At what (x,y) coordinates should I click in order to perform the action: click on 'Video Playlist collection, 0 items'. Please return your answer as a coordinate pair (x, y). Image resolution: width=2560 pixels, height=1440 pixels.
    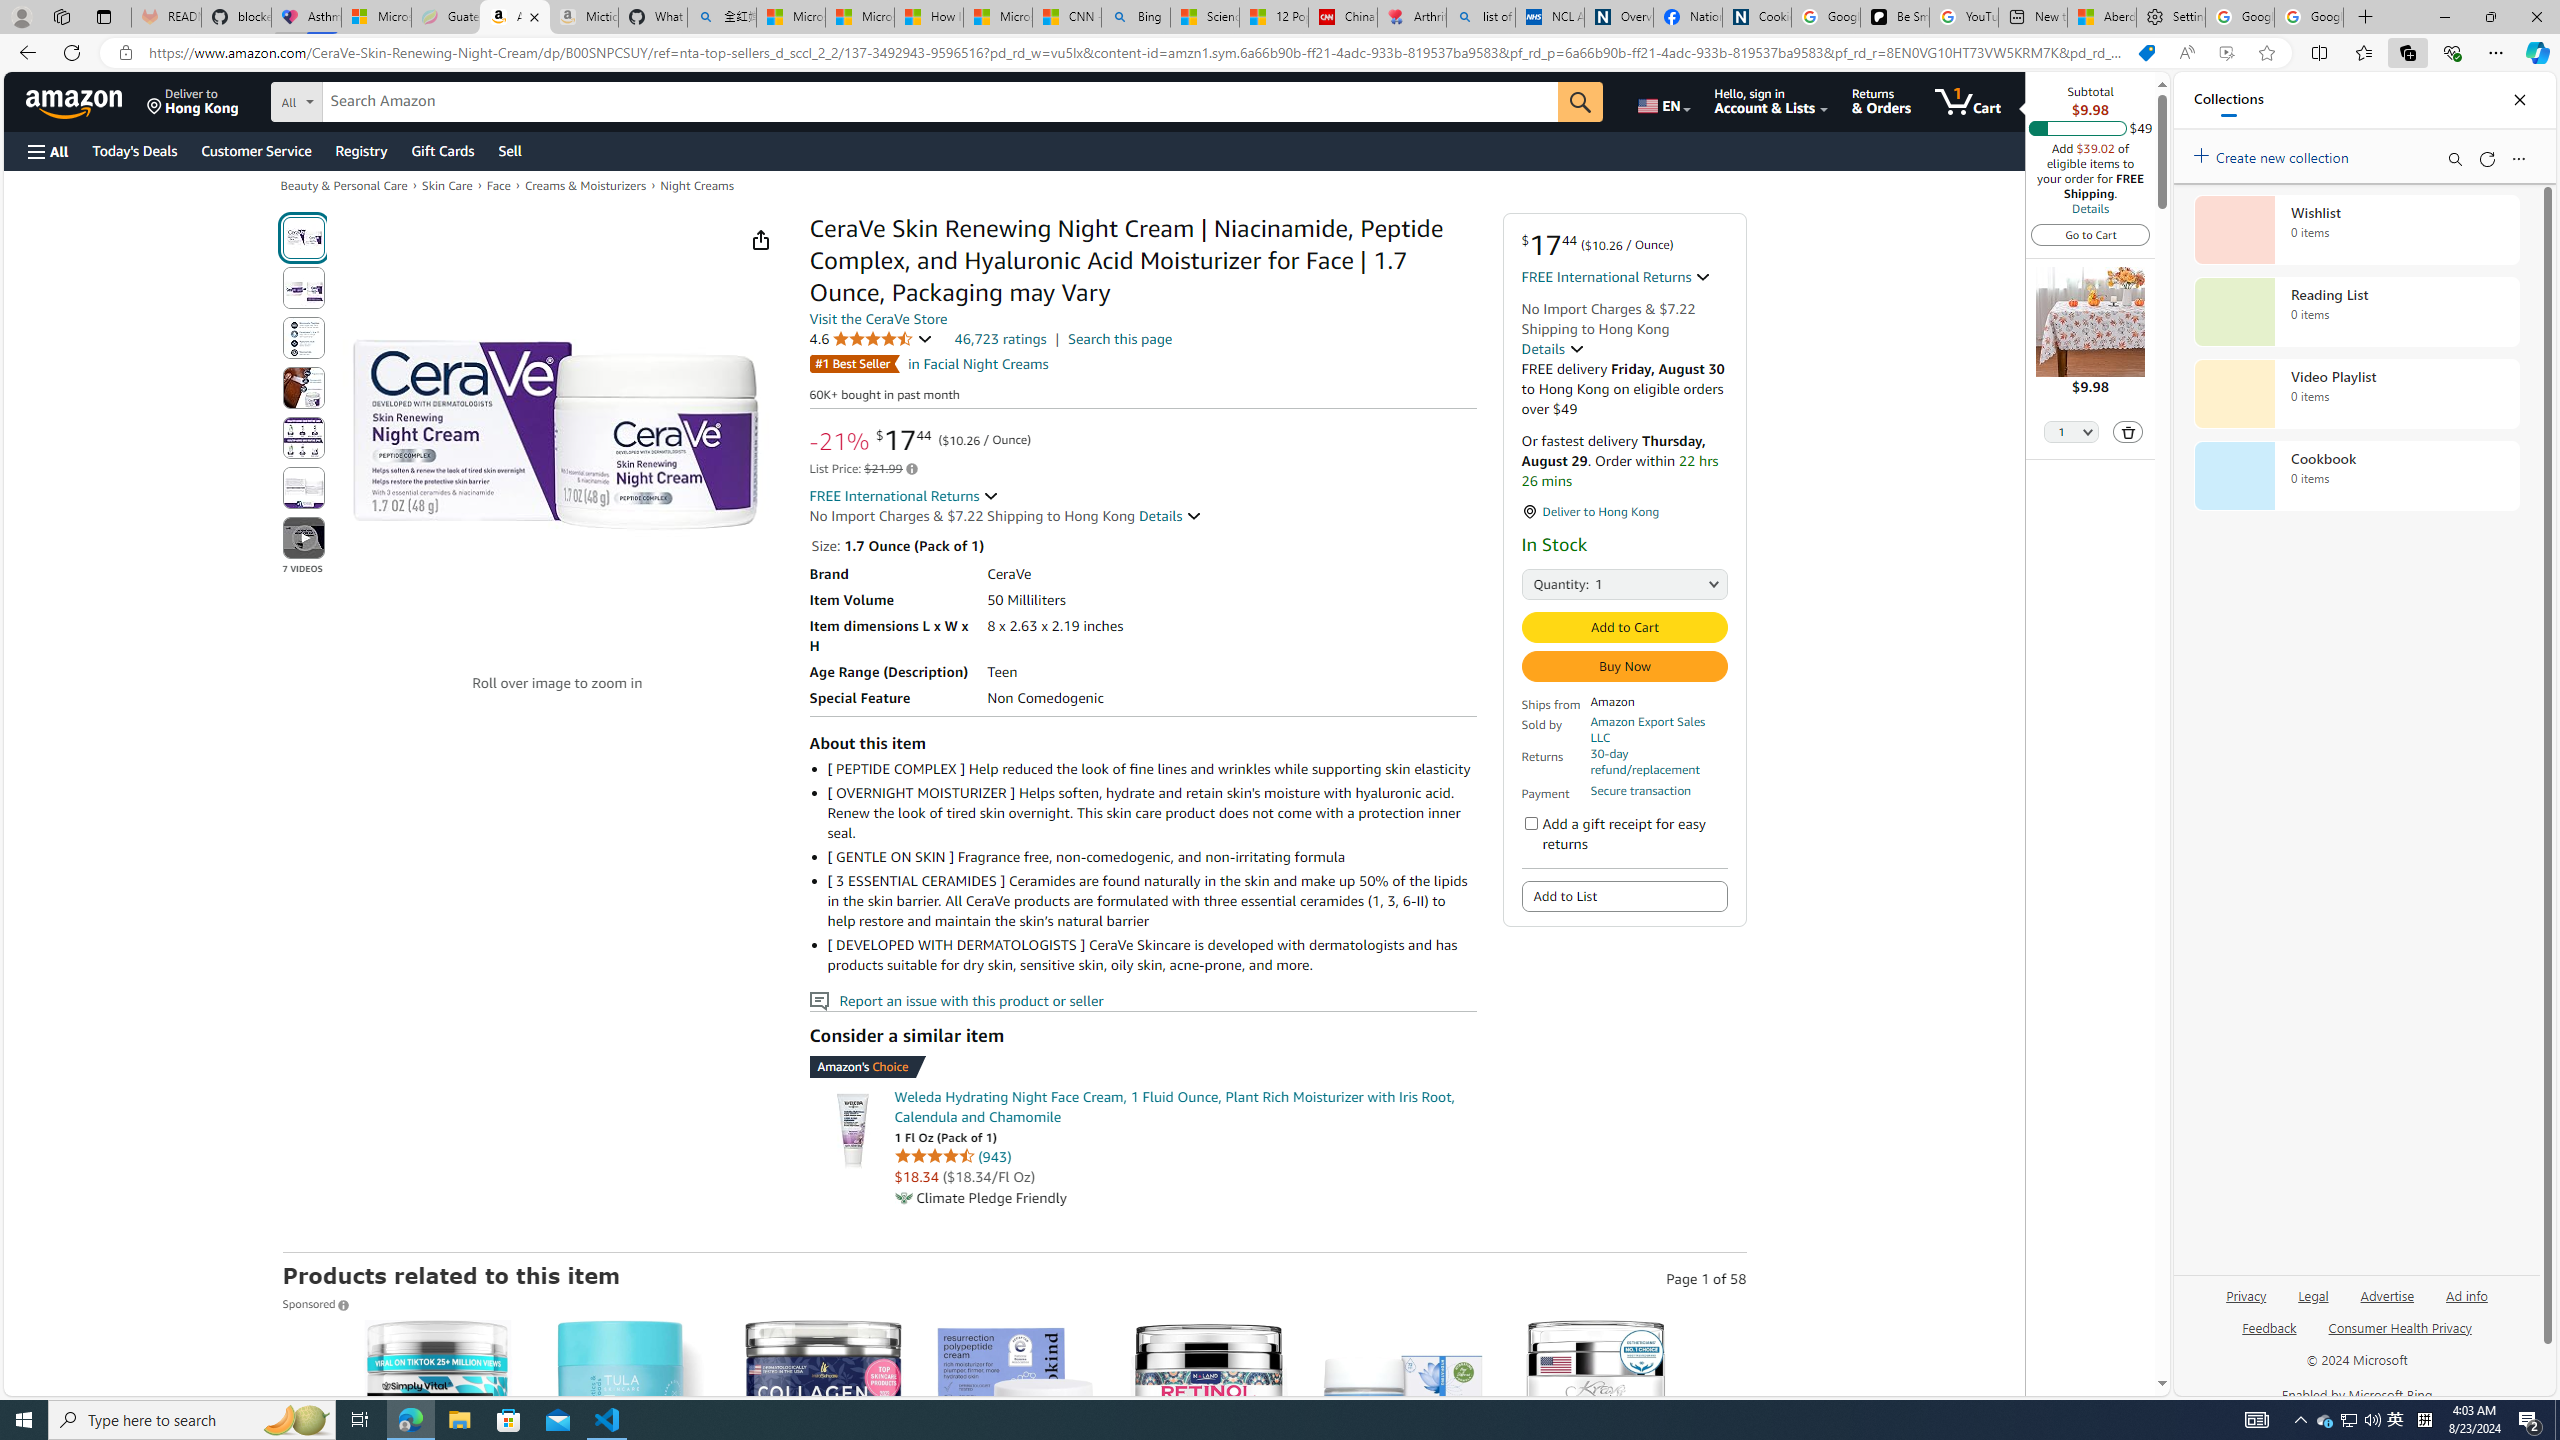
    Looking at the image, I should click on (2356, 392).